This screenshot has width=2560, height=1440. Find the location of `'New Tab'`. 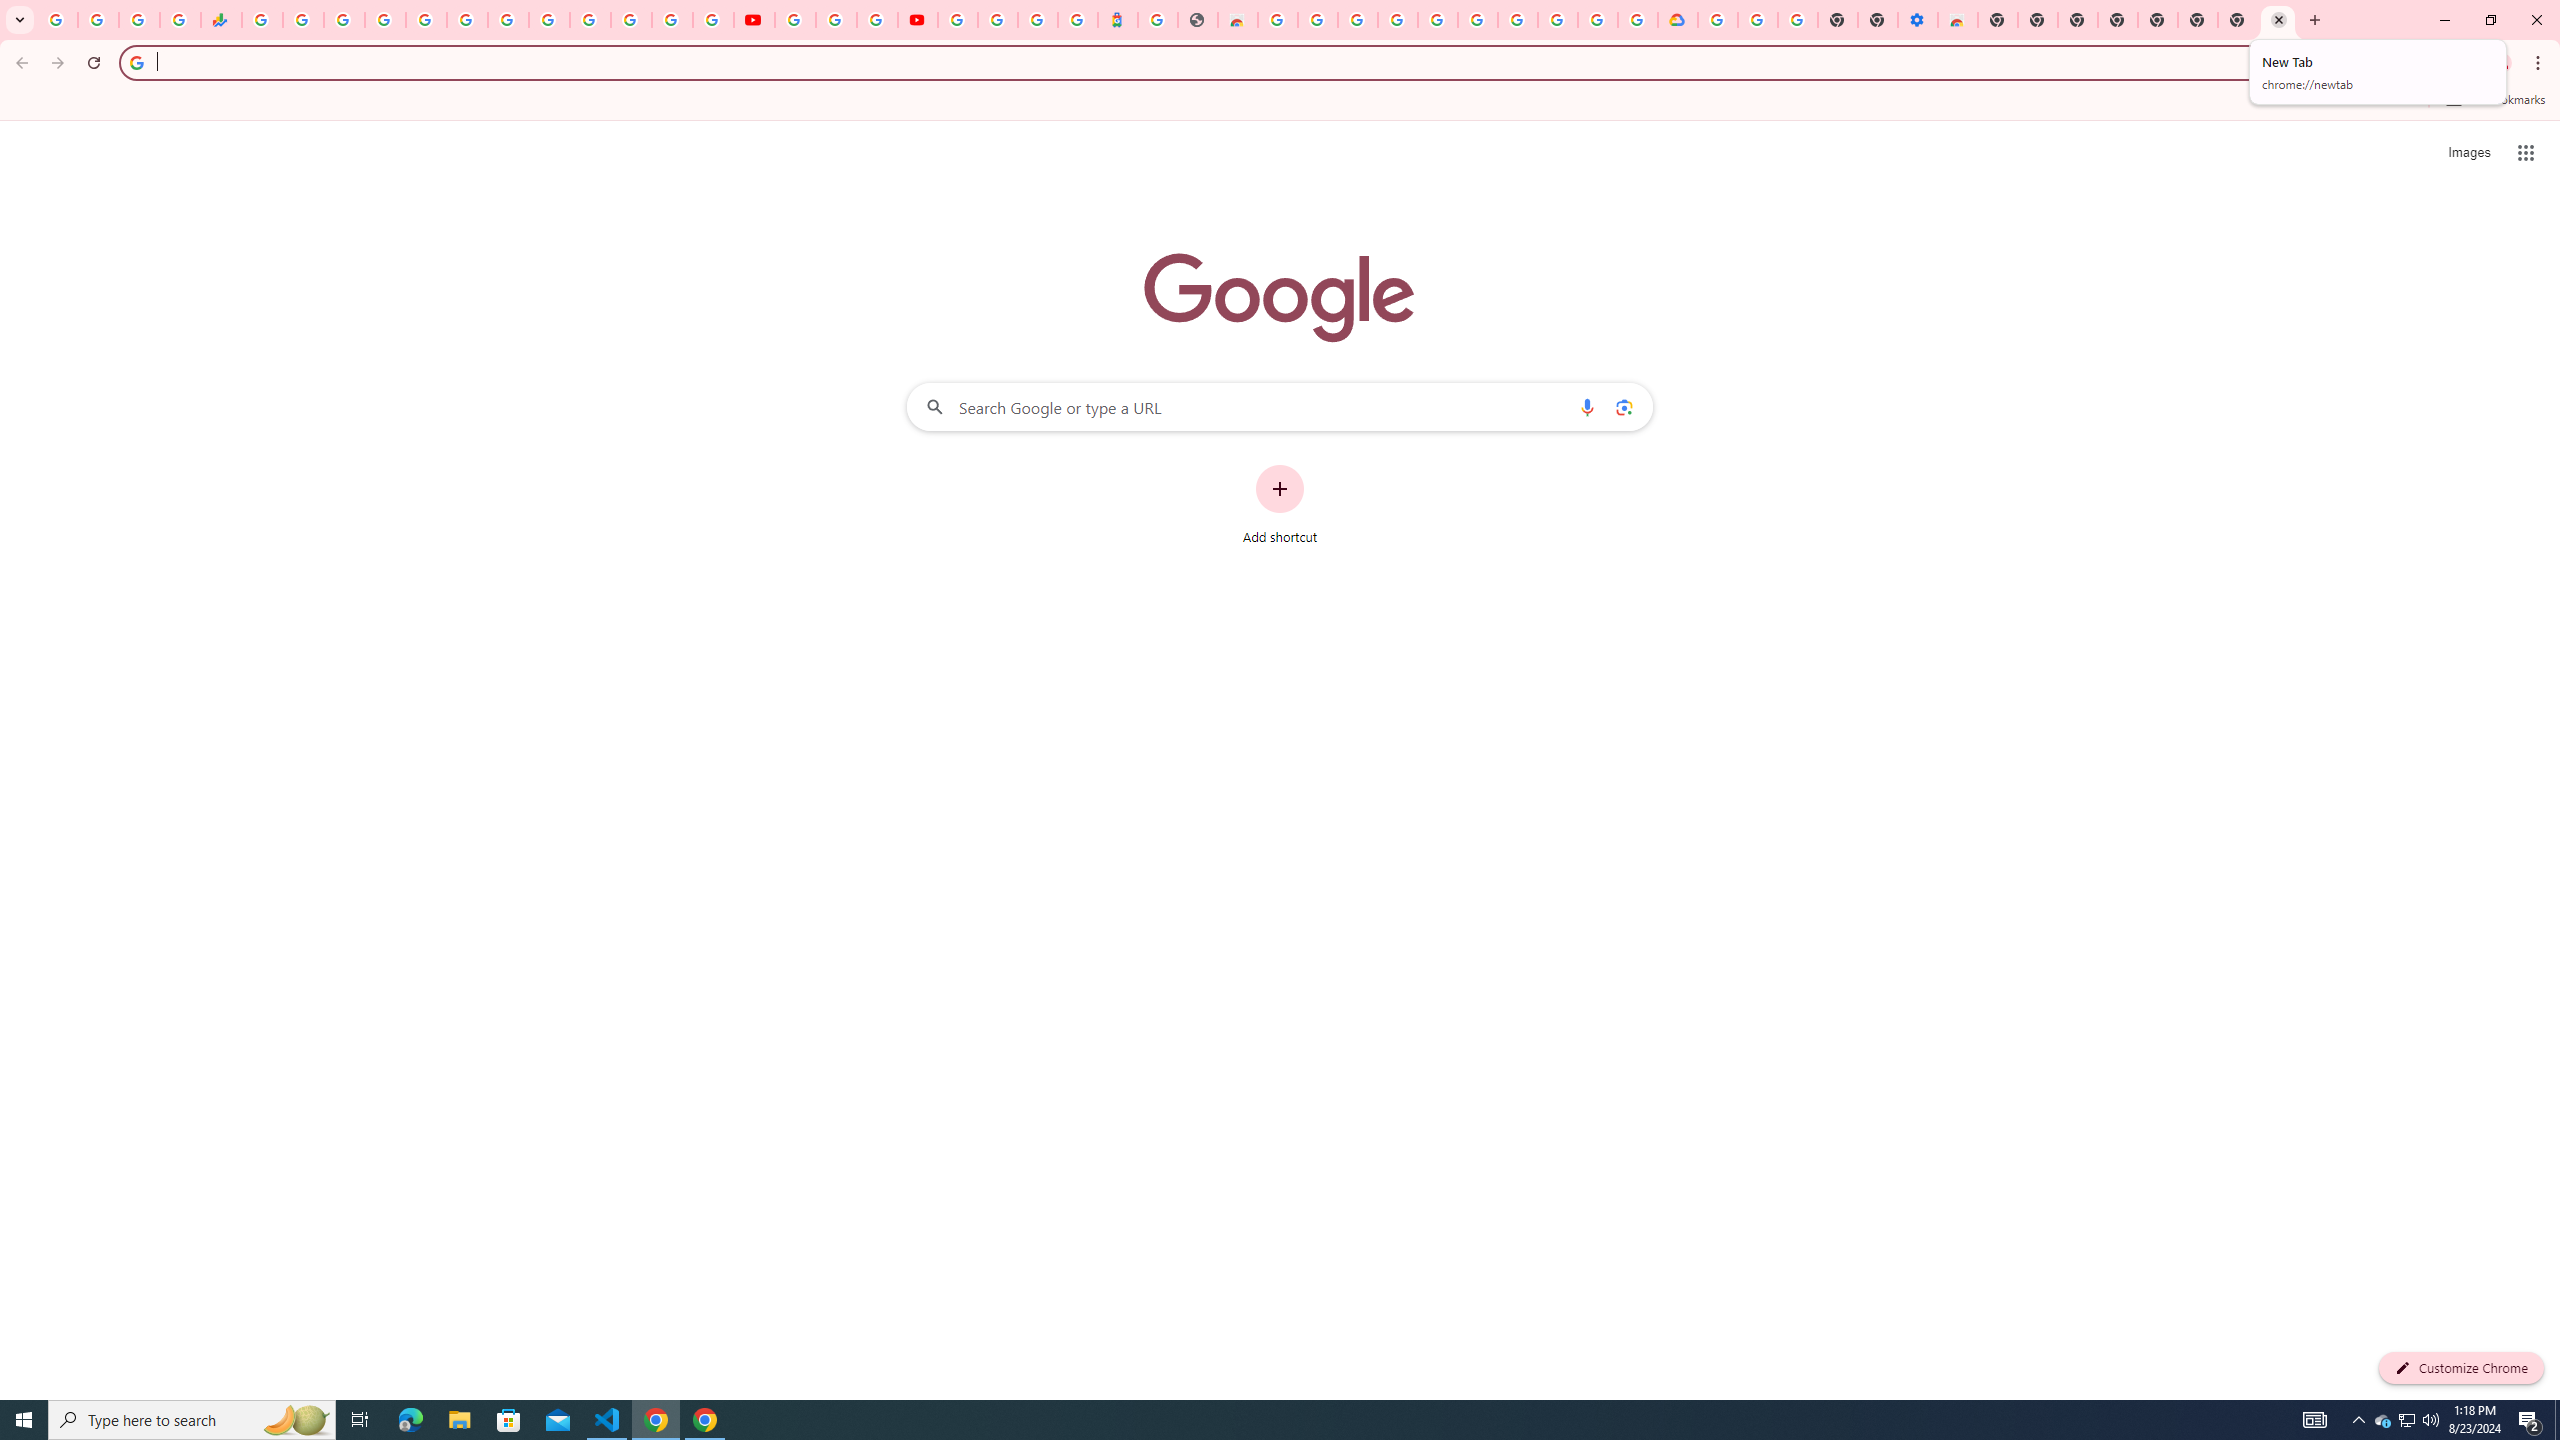

'New Tab' is located at coordinates (2278, 19).